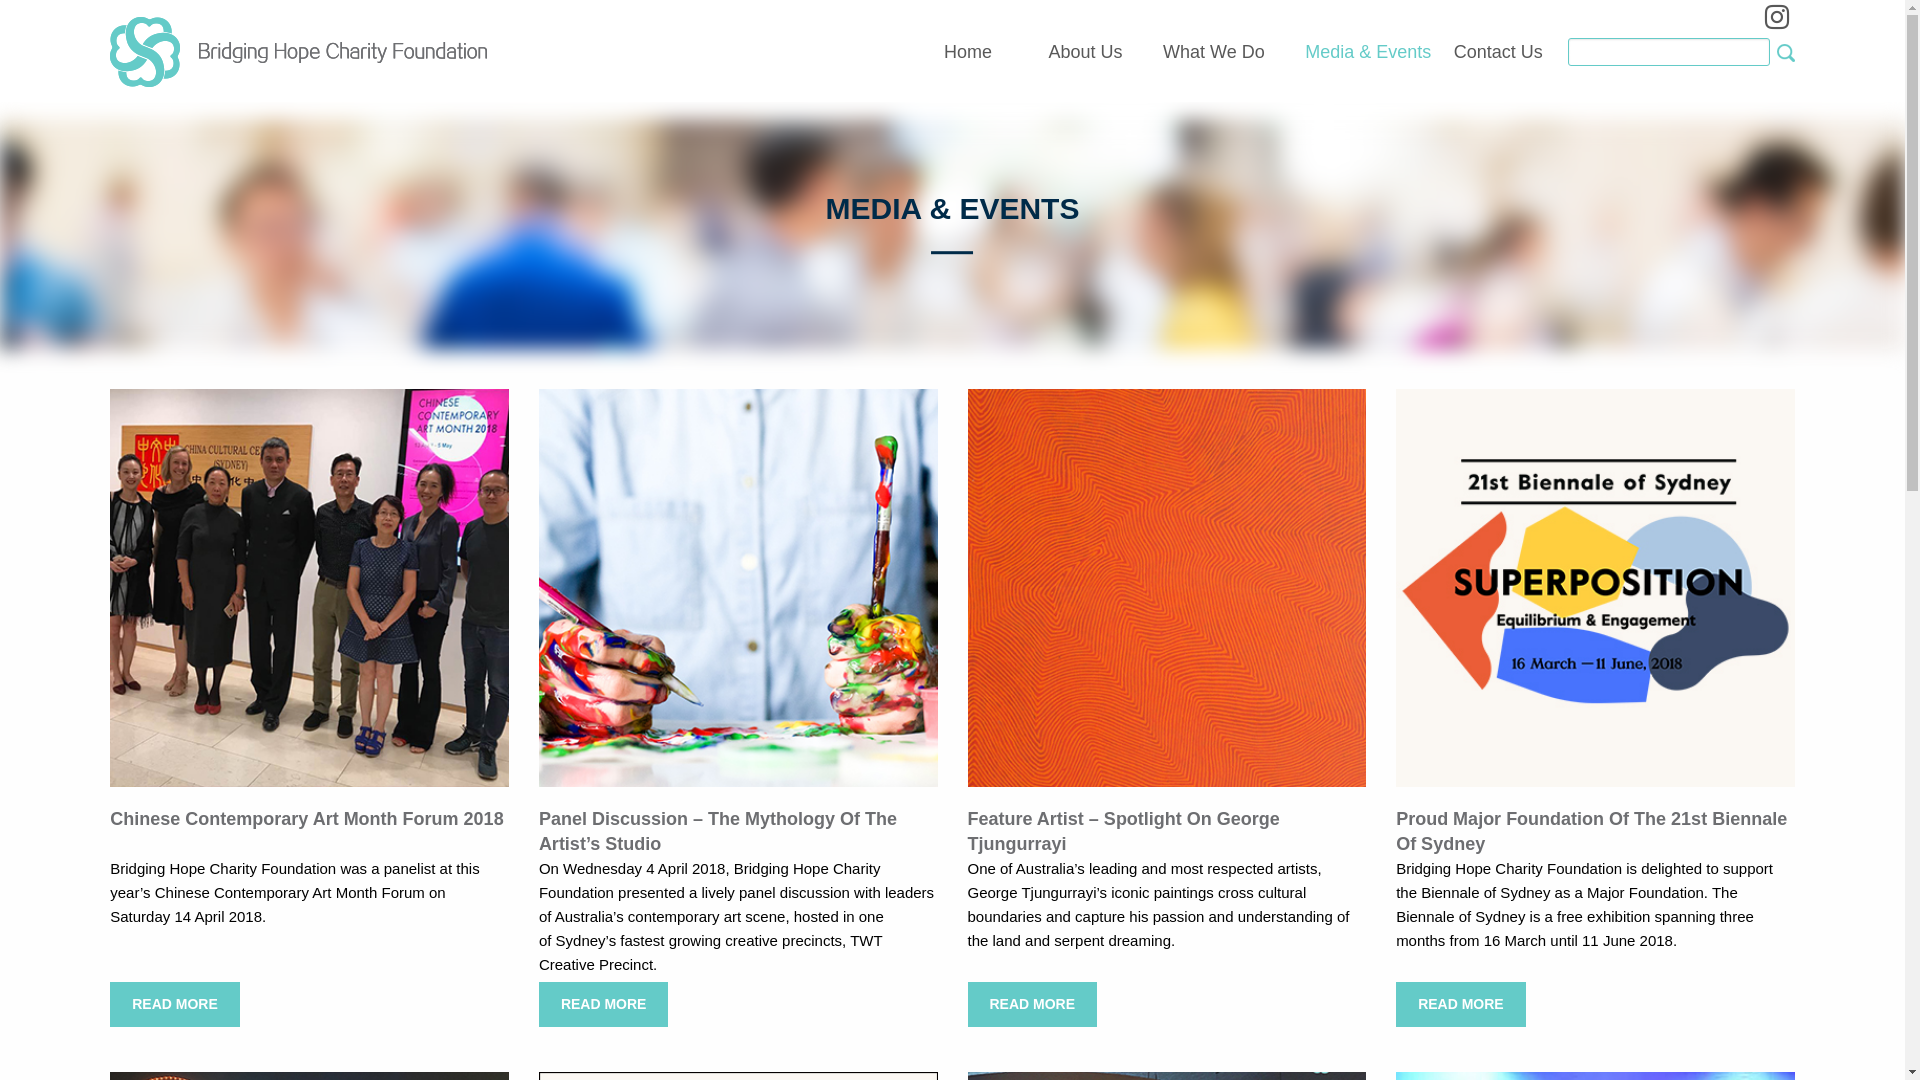 Image resolution: width=1920 pixels, height=1080 pixels. Describe the element at coordinates (1367, 52) in the screenshot. I see `'Media & Events'` at that location.